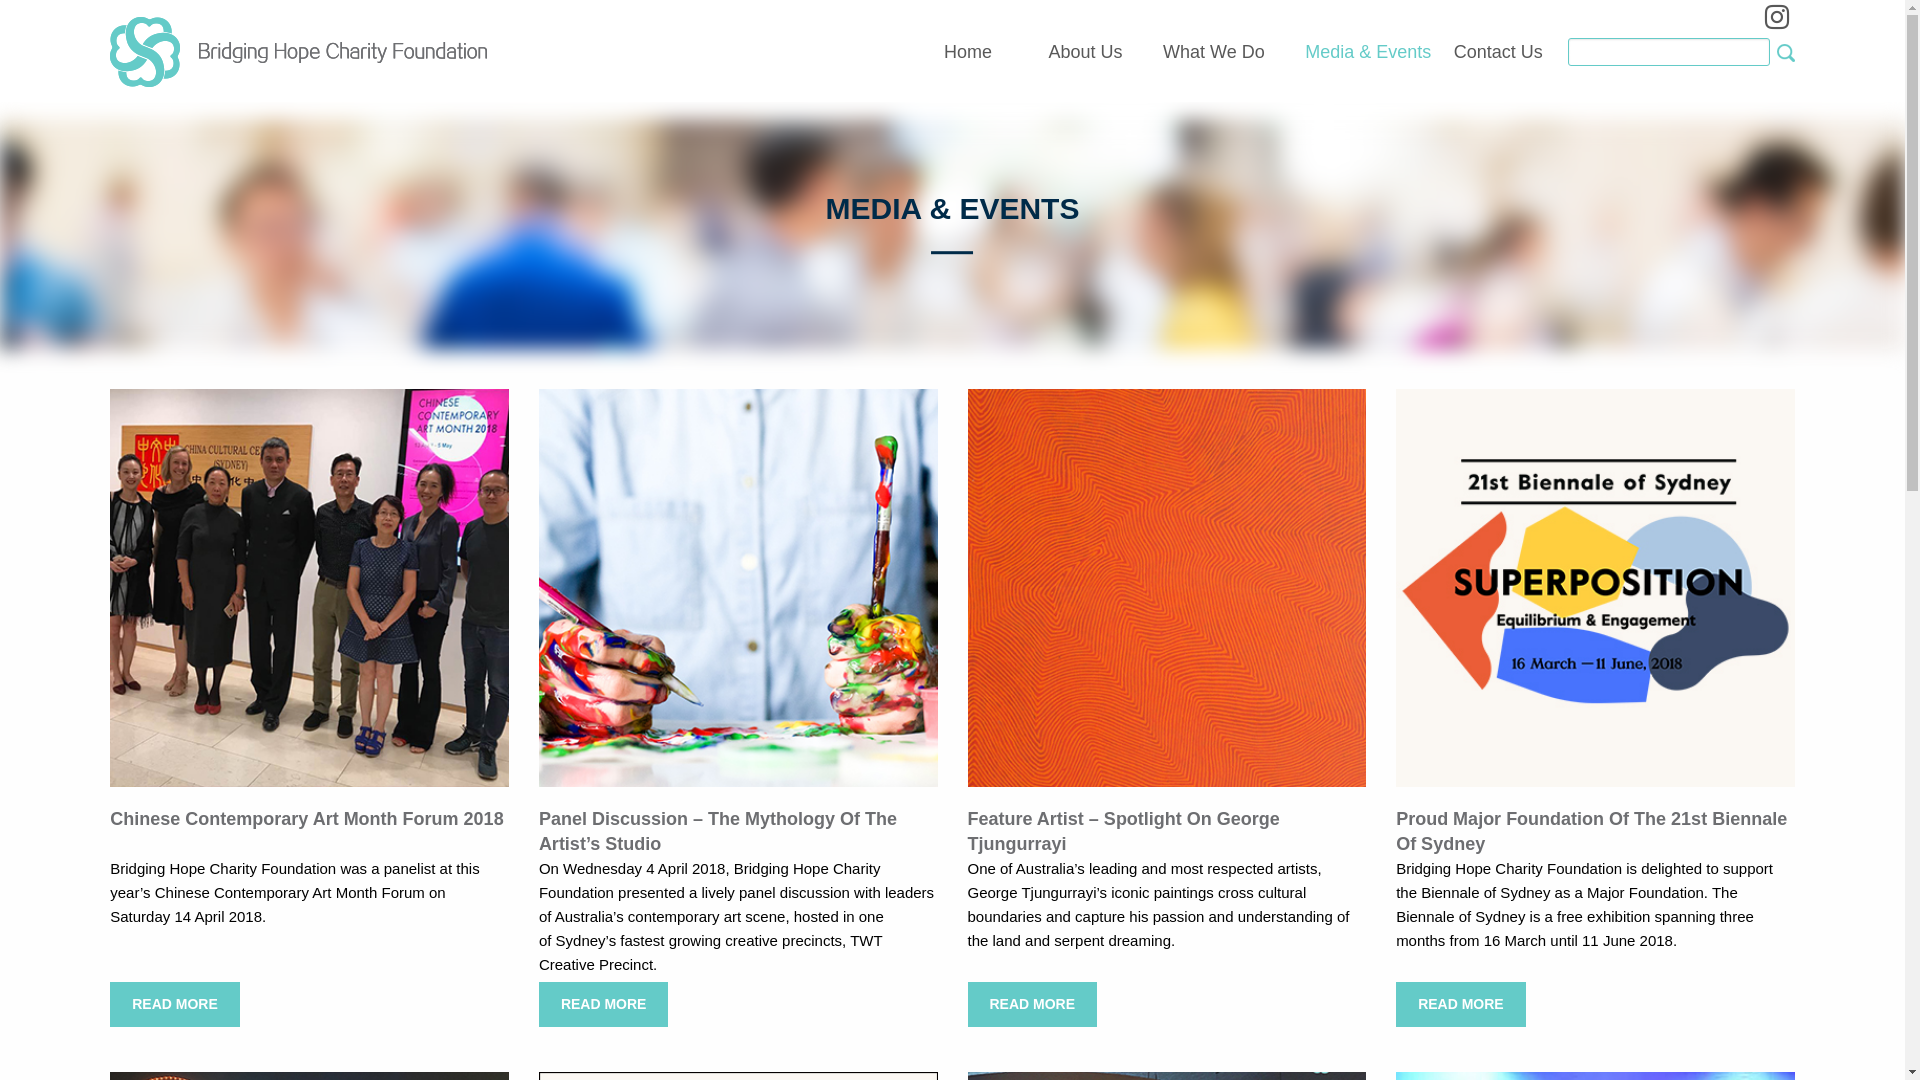 Image resolution: width=1920 pixels, height=1080 pixels. Describe the element at coordinates (1367, 52) in the screenshot. I see `'Media & Events'` at that location.